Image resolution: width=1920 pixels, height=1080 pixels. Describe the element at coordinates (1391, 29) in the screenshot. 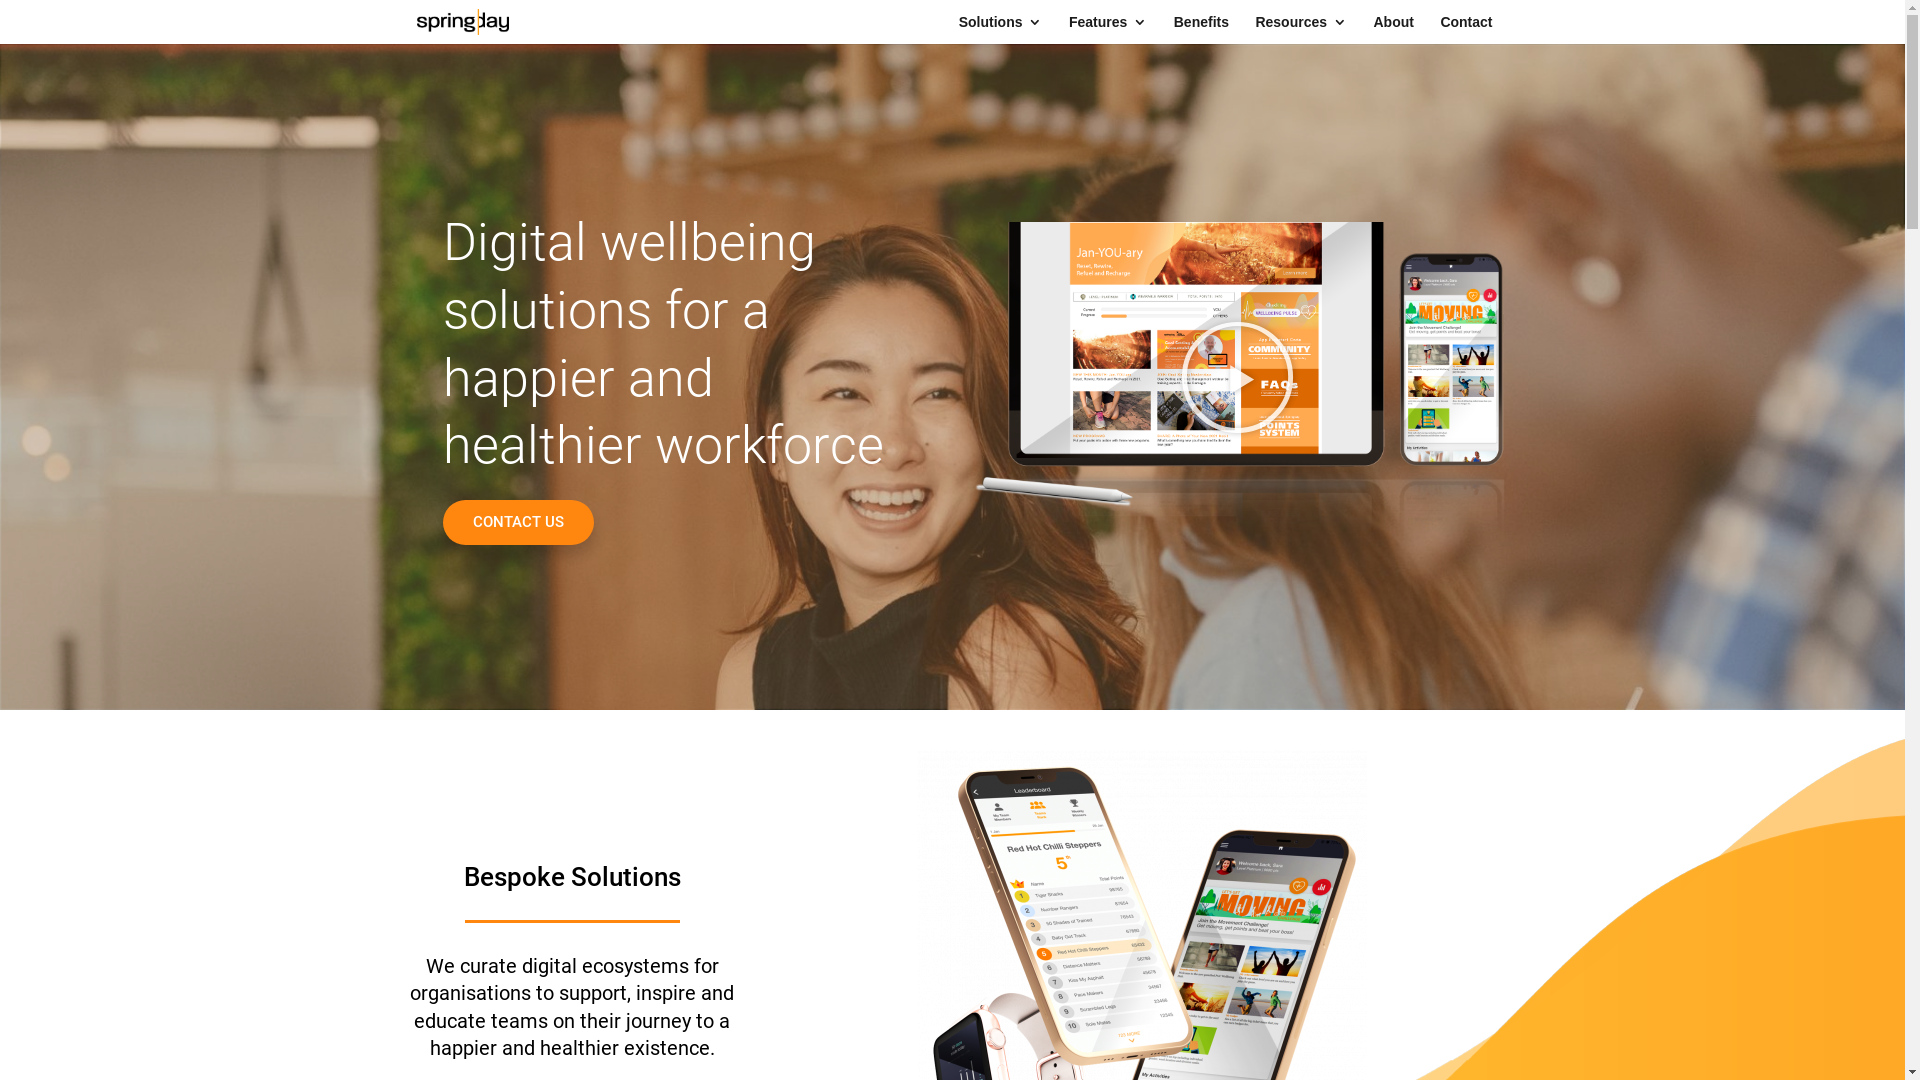

I see `'About'` at that location.